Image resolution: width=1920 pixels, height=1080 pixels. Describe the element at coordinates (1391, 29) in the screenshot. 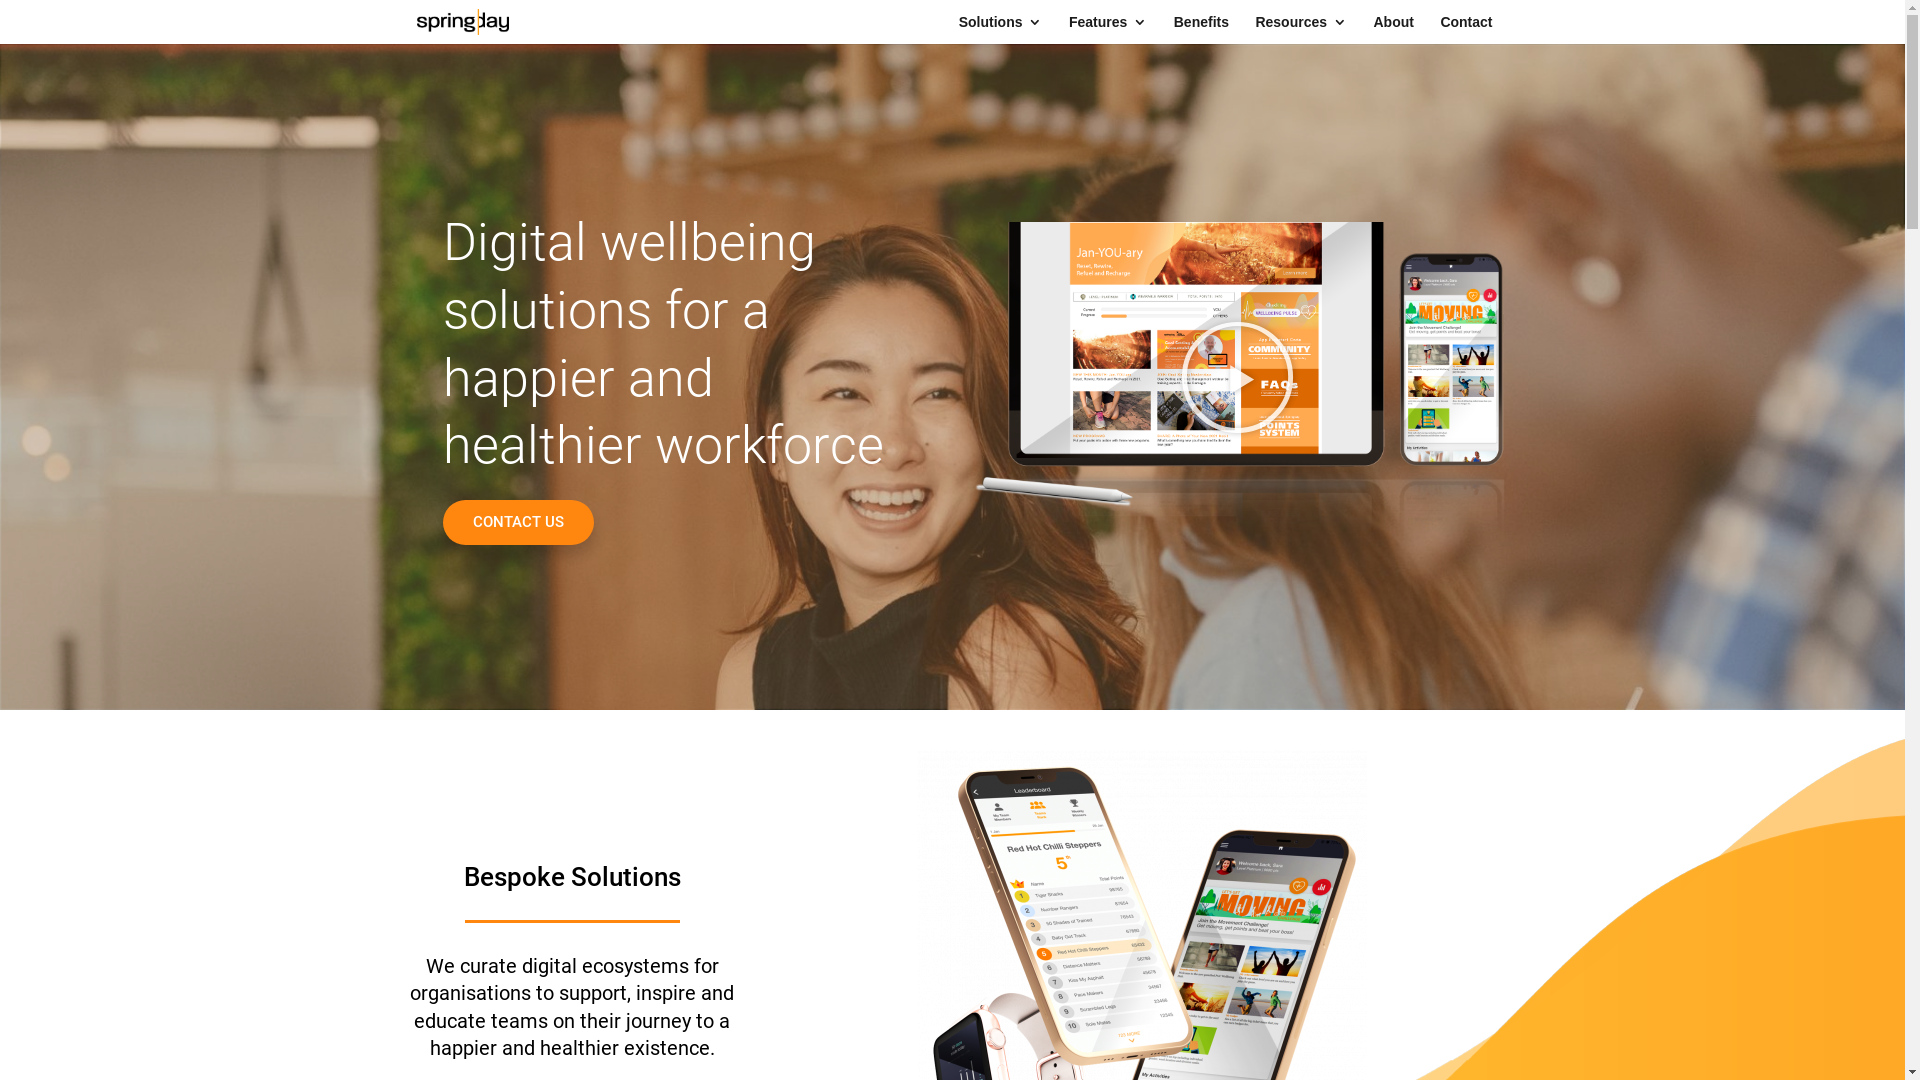

I see `'About'` at that location.